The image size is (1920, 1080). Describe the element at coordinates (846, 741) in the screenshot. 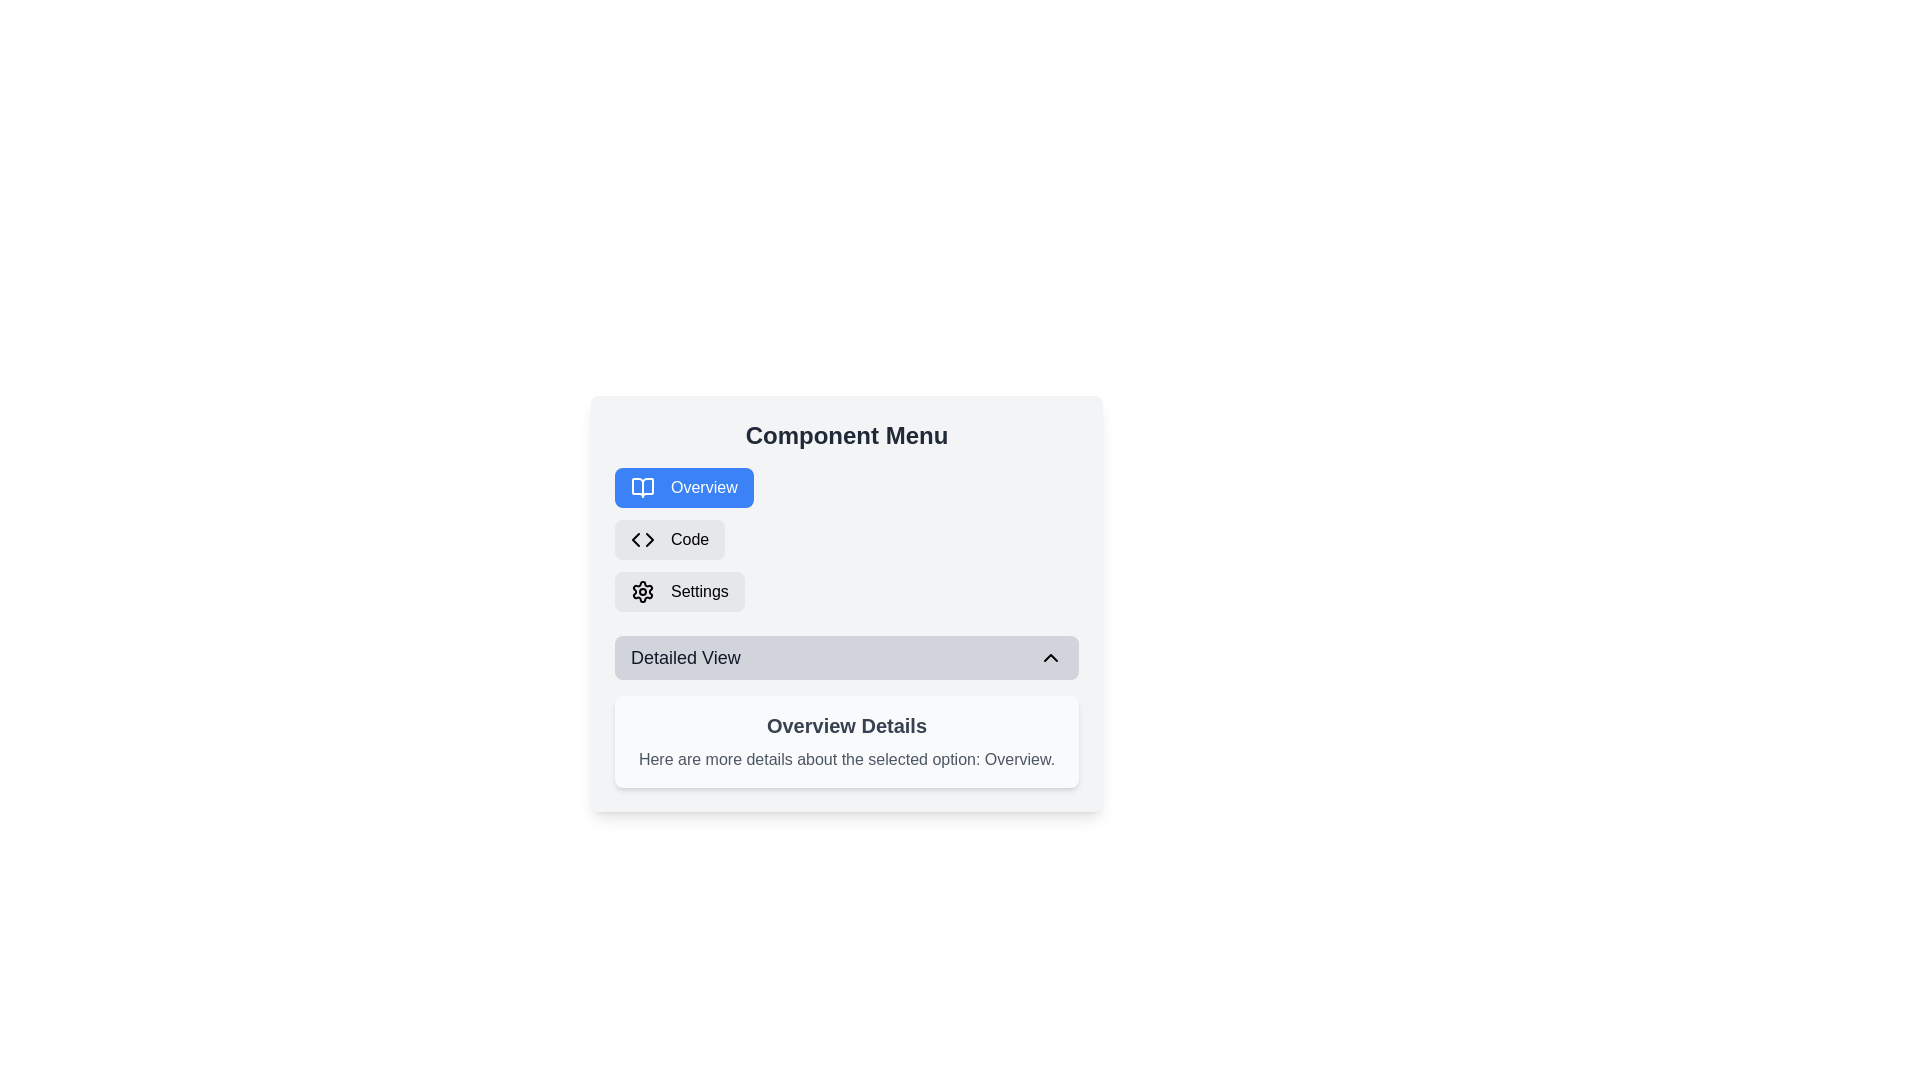

I see `the Descriptive Information Block titled 'Overview Details', which has a light gray background and contains additional details about the selected option` at that location.